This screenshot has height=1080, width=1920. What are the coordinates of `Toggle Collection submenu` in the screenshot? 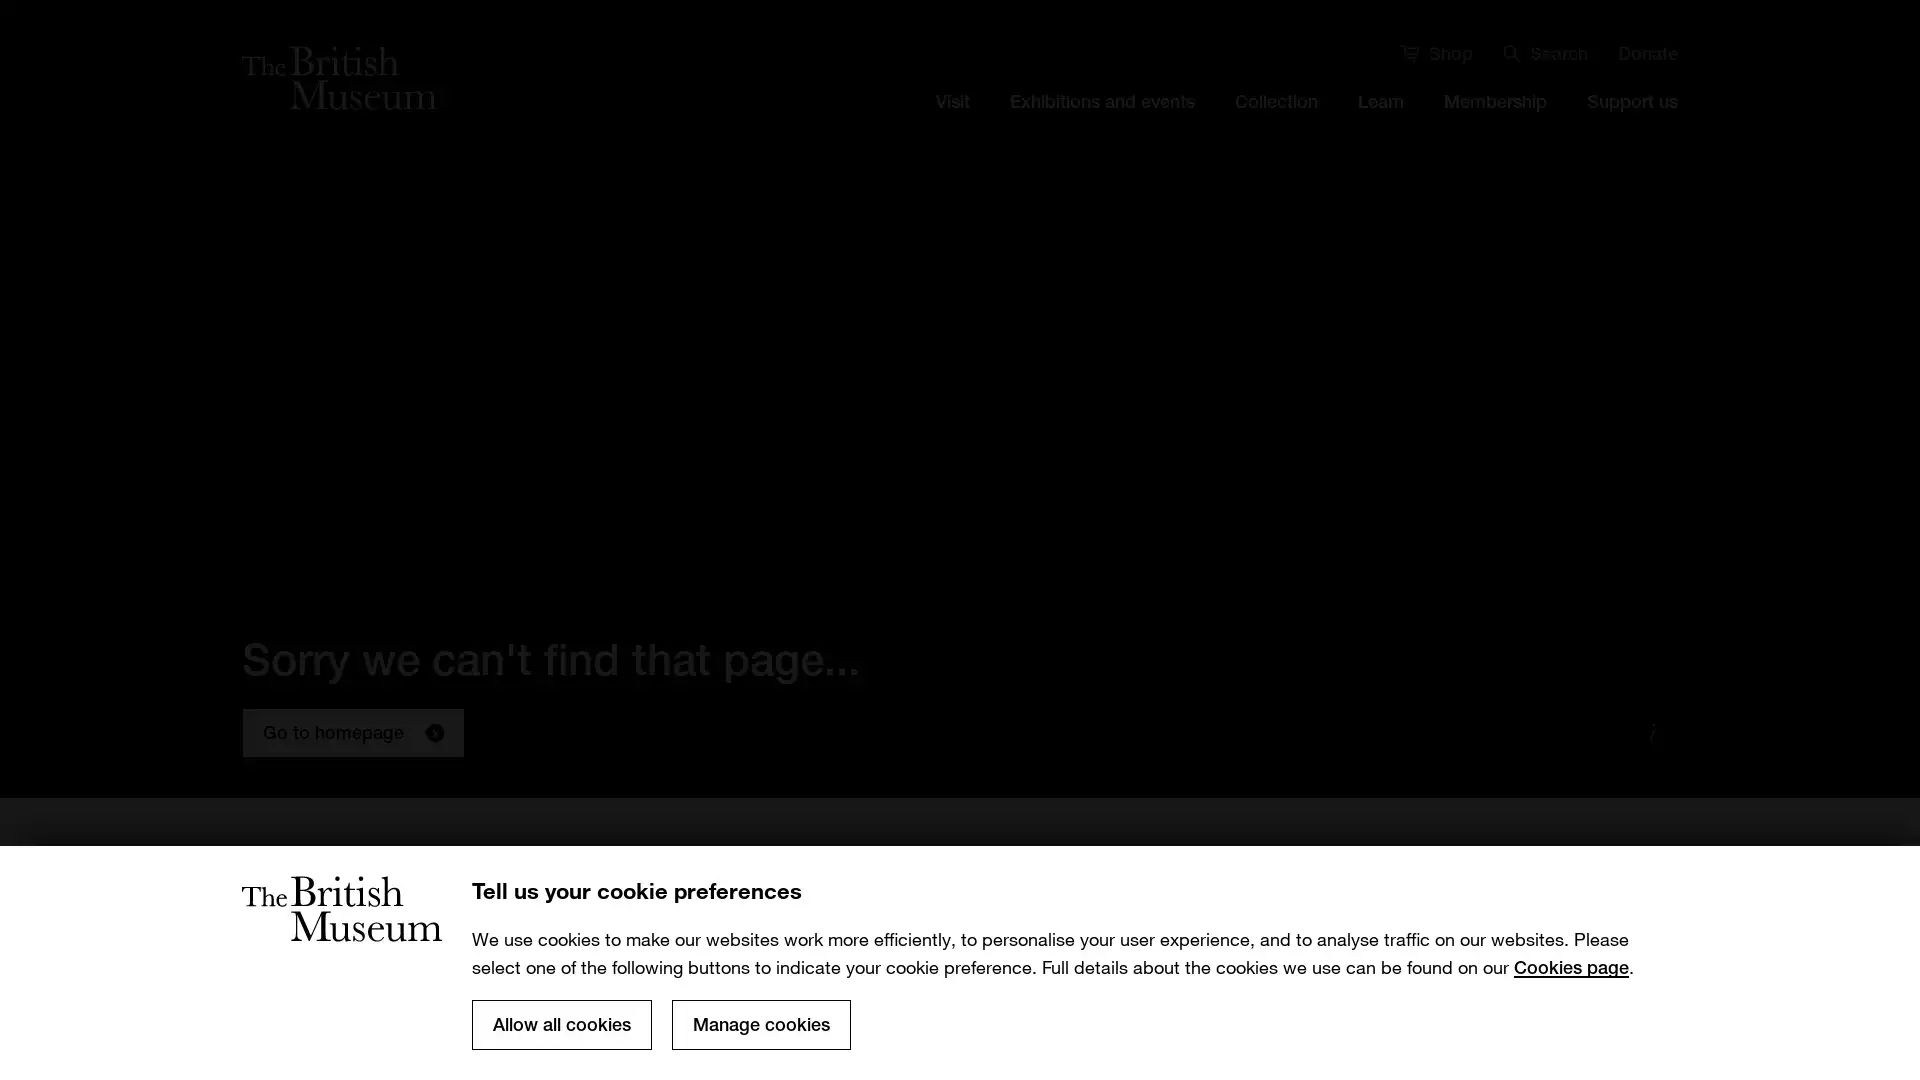 It's located at (1275, 139).